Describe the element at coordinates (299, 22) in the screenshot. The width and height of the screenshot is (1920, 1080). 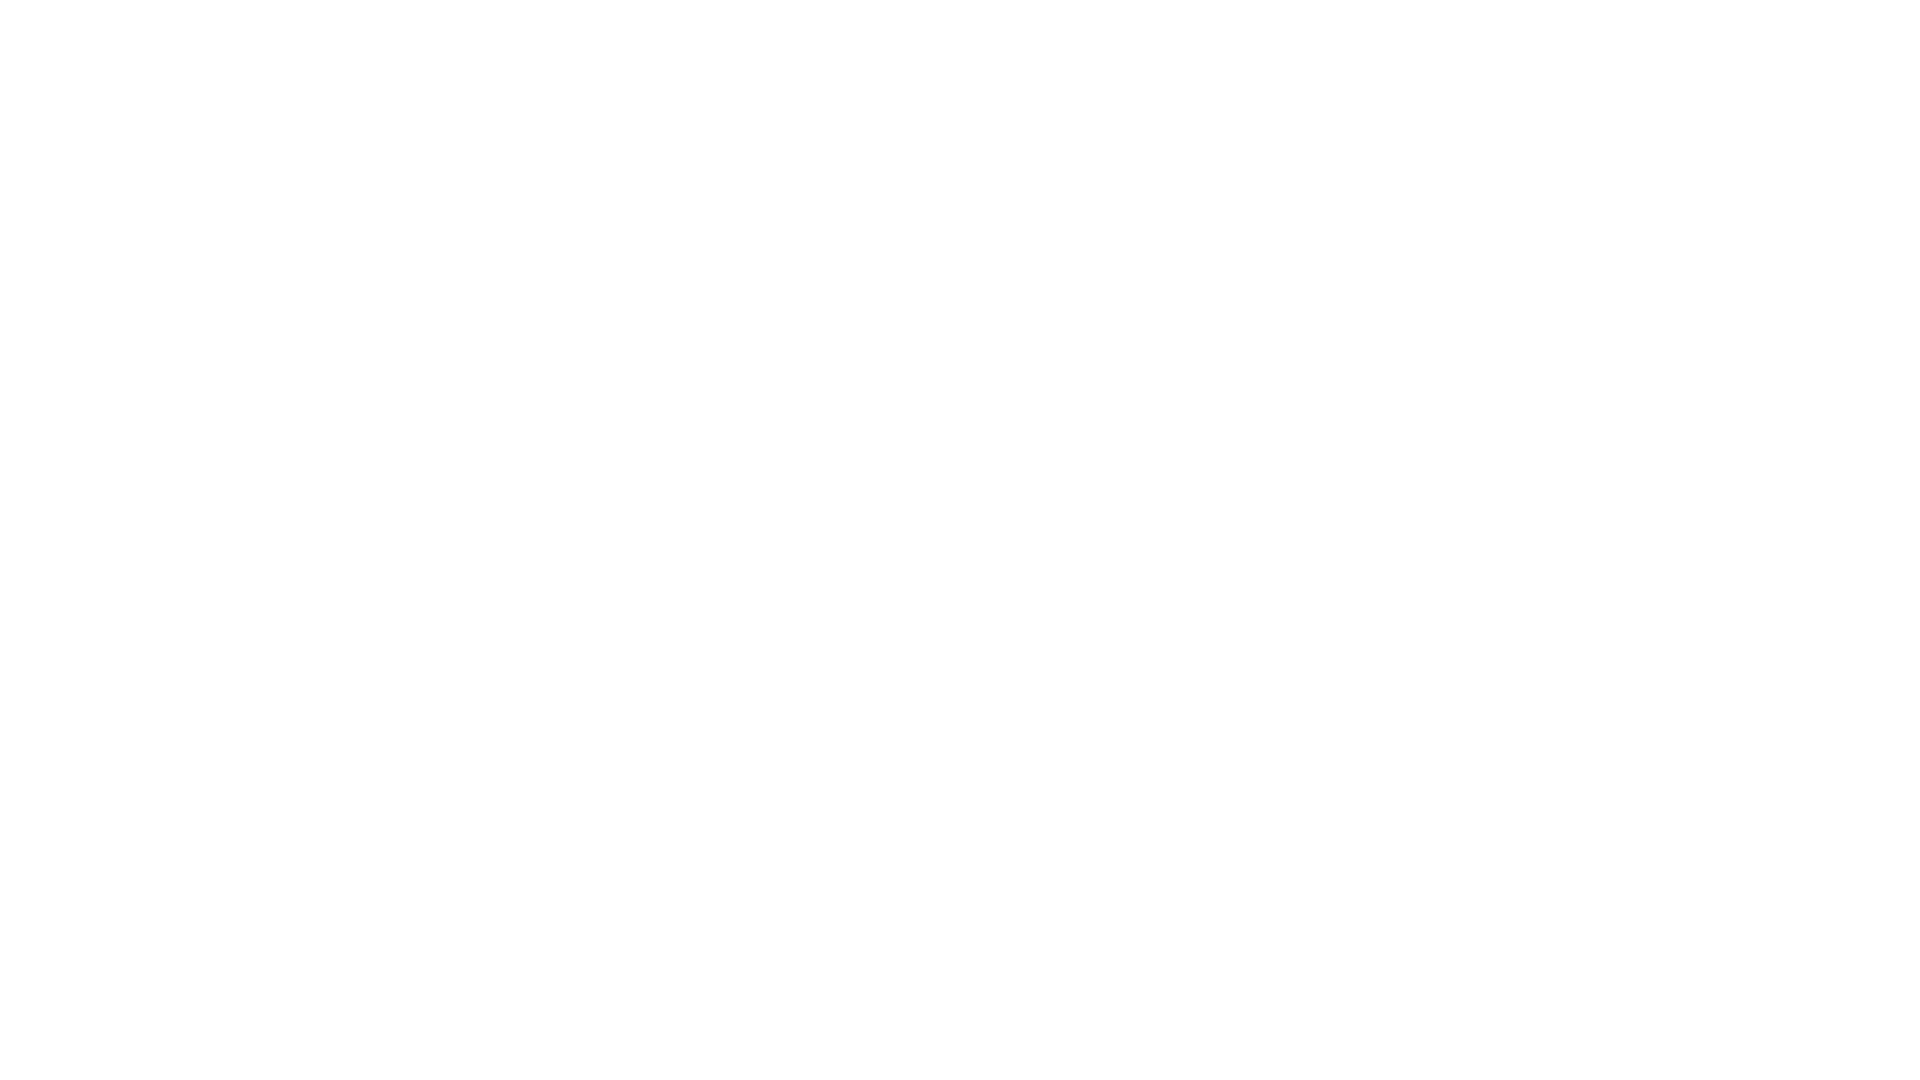
I see `Finance Operations` at that location.